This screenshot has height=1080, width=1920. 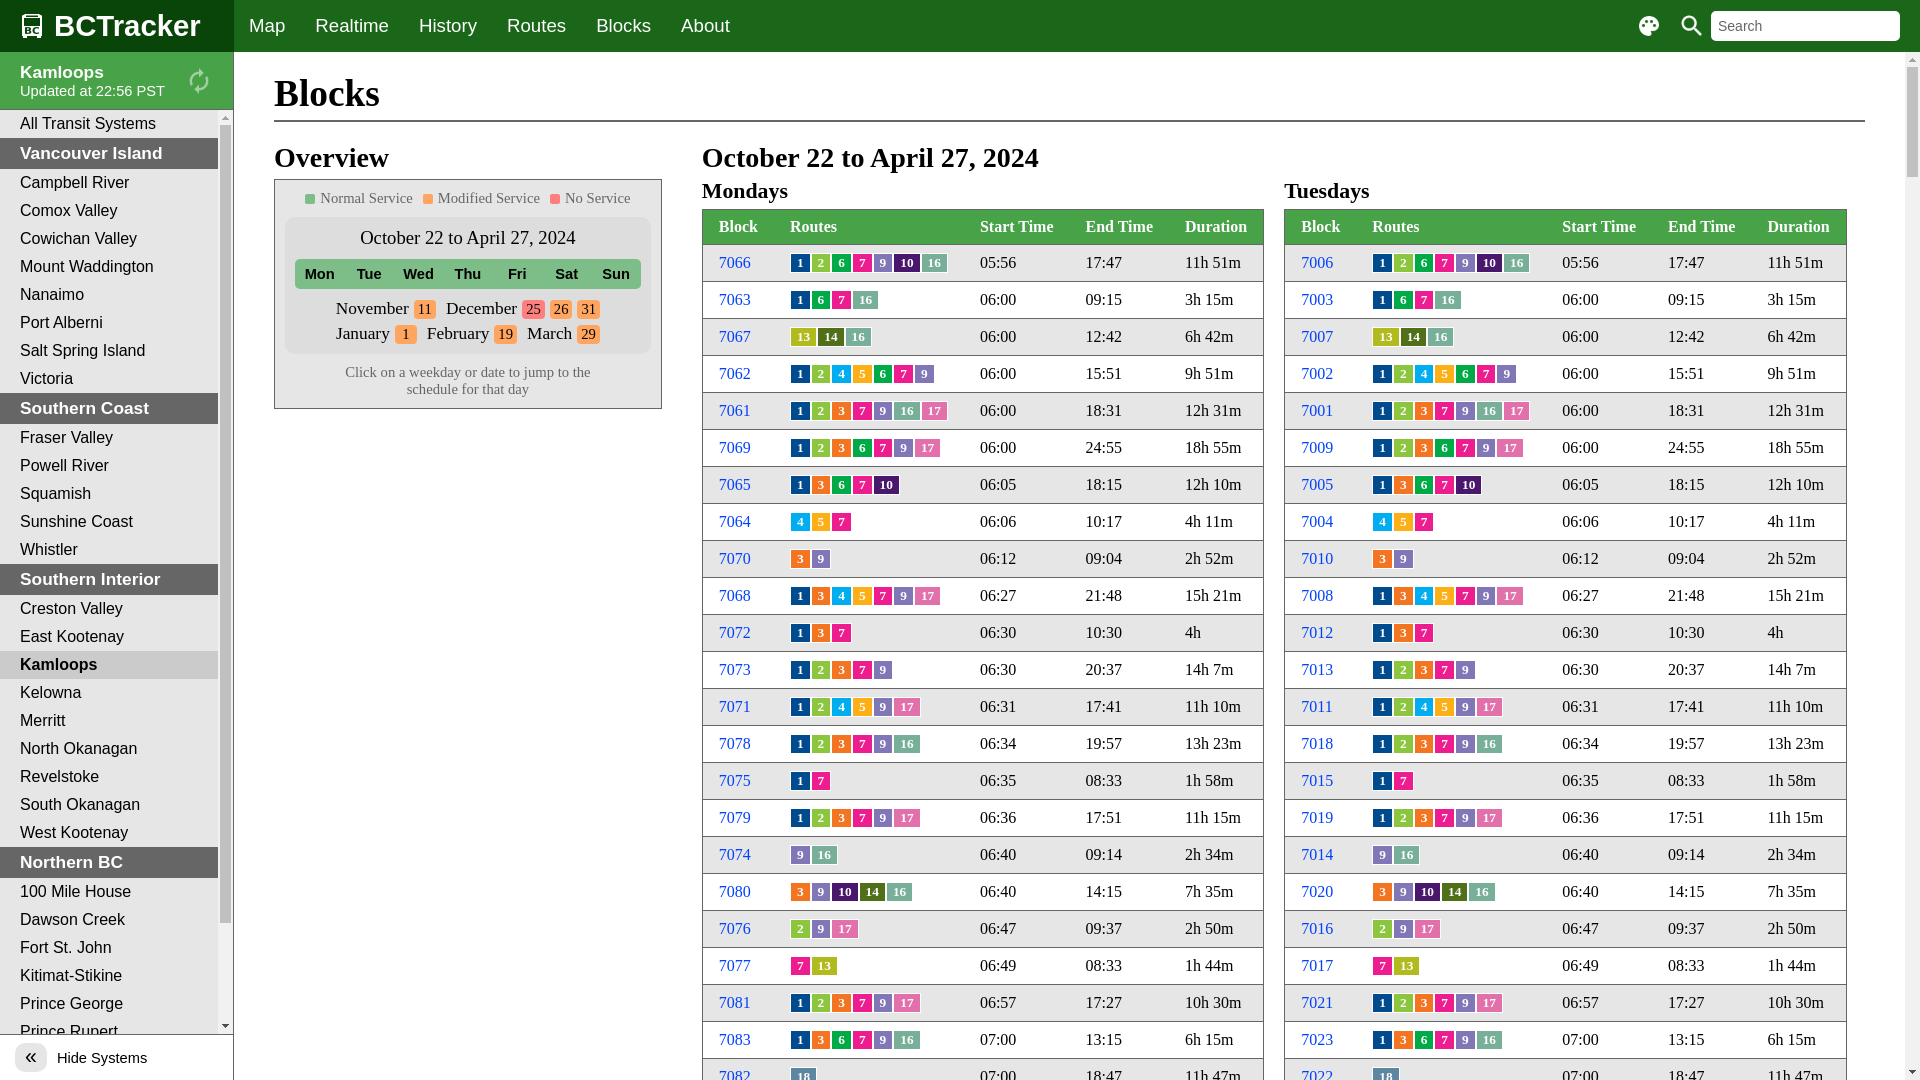 I want to click on '7001', so click(x=1316, y=409).